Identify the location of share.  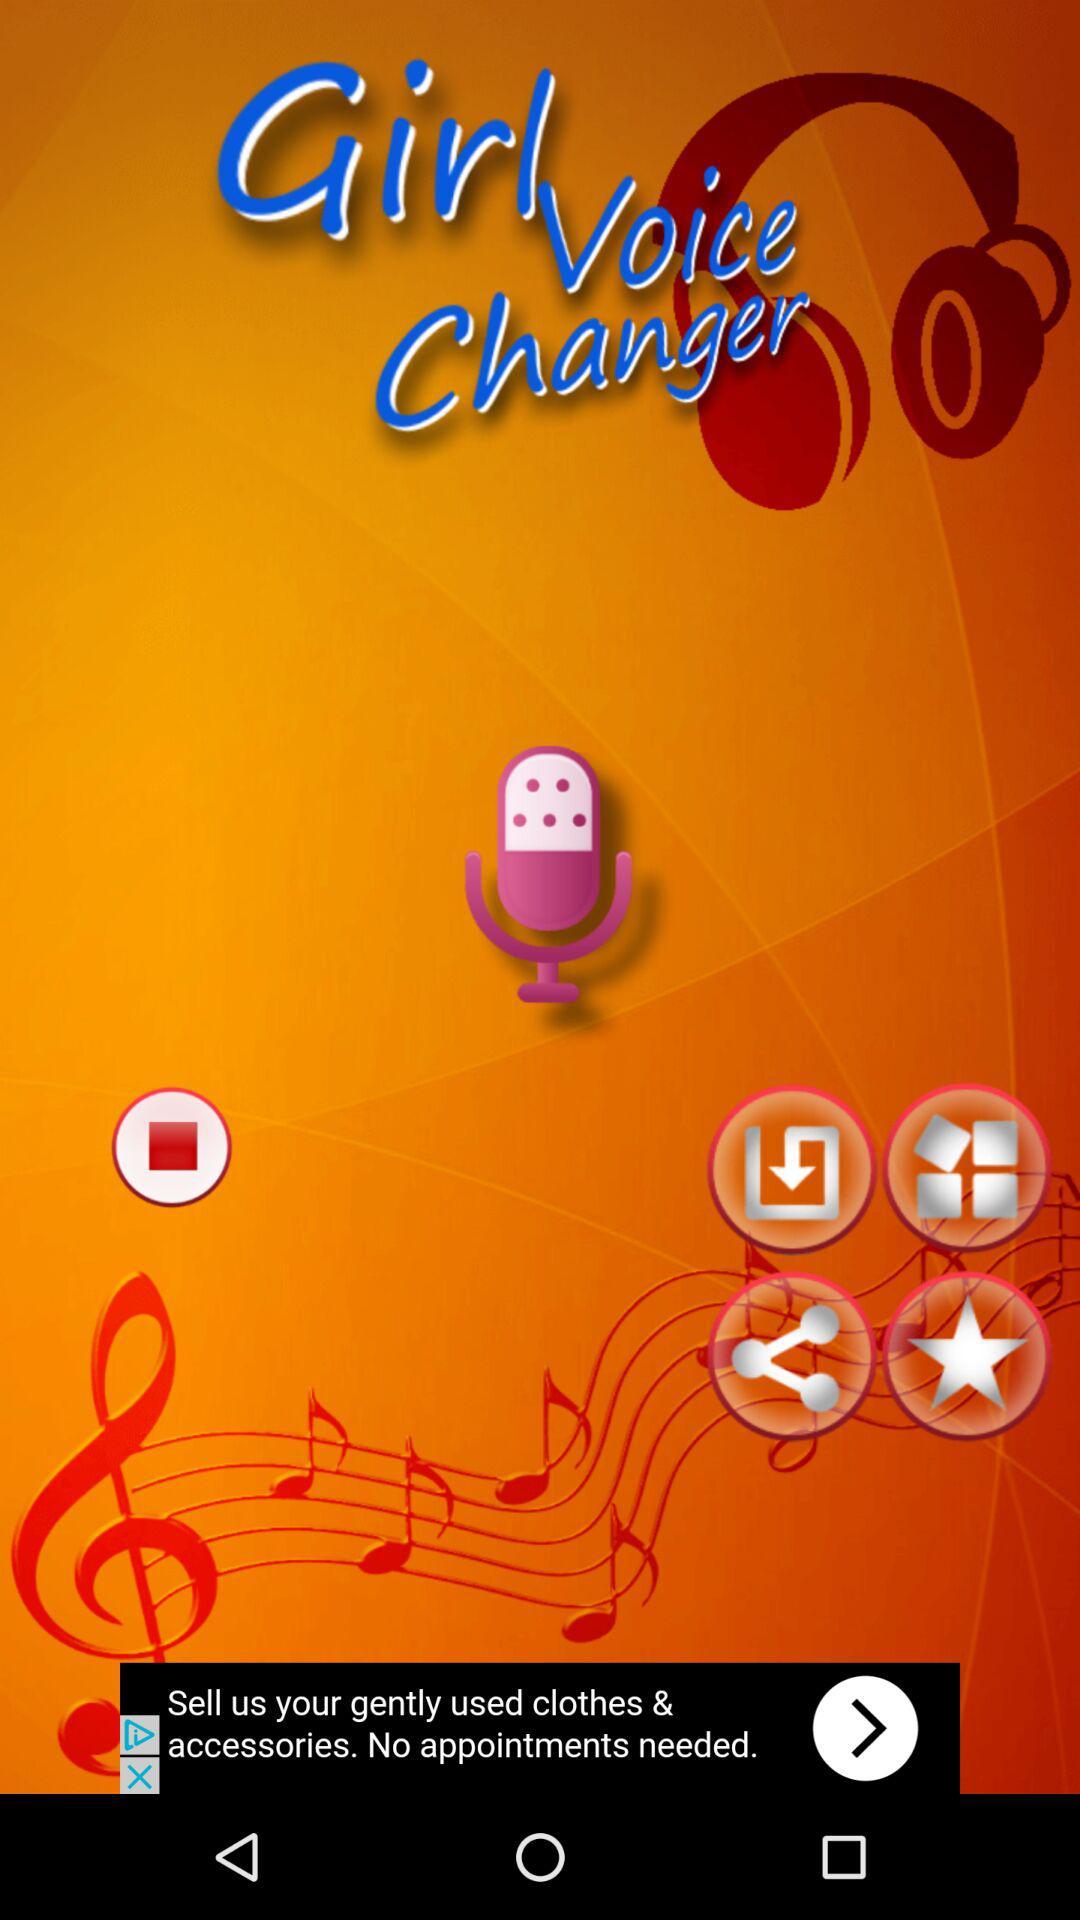
(790, 1356).